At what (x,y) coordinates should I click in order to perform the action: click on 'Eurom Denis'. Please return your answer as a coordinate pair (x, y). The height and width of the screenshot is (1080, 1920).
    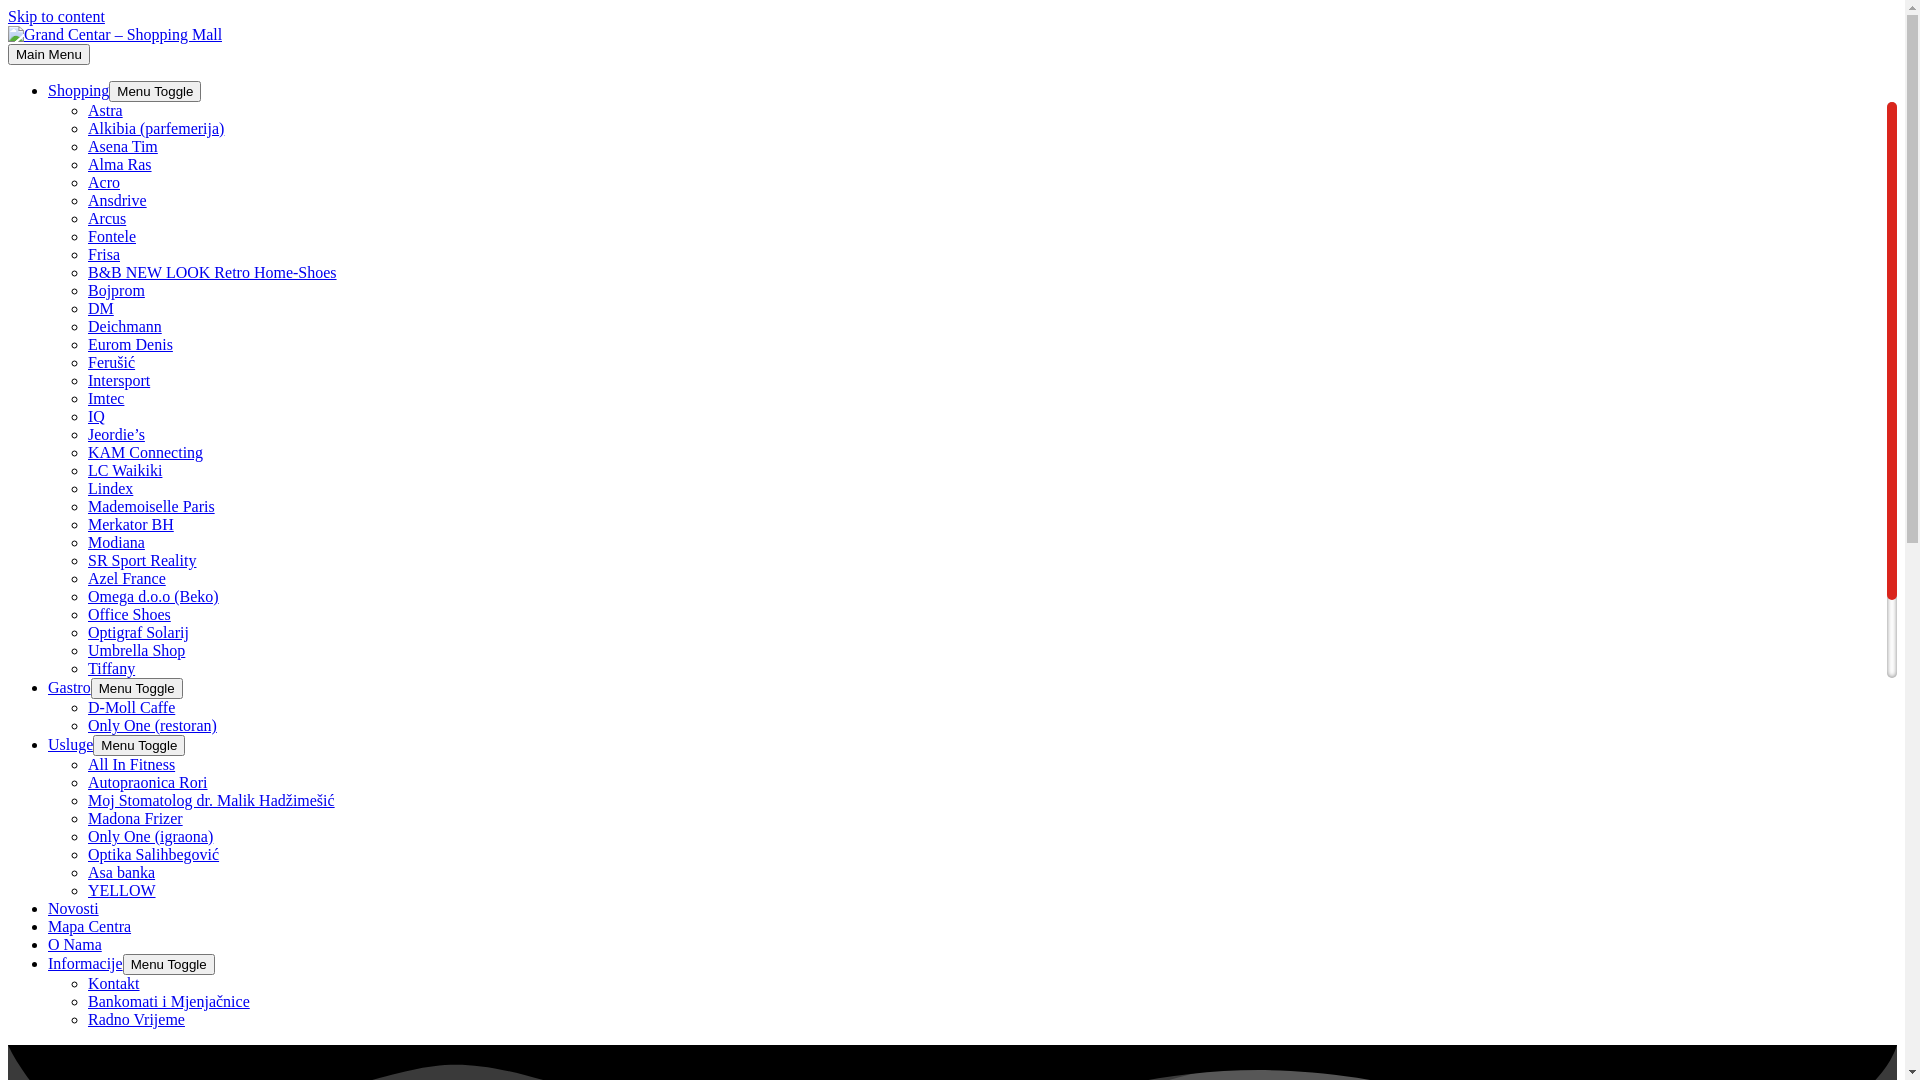
    Looking at the image, I should click on (129, 343).